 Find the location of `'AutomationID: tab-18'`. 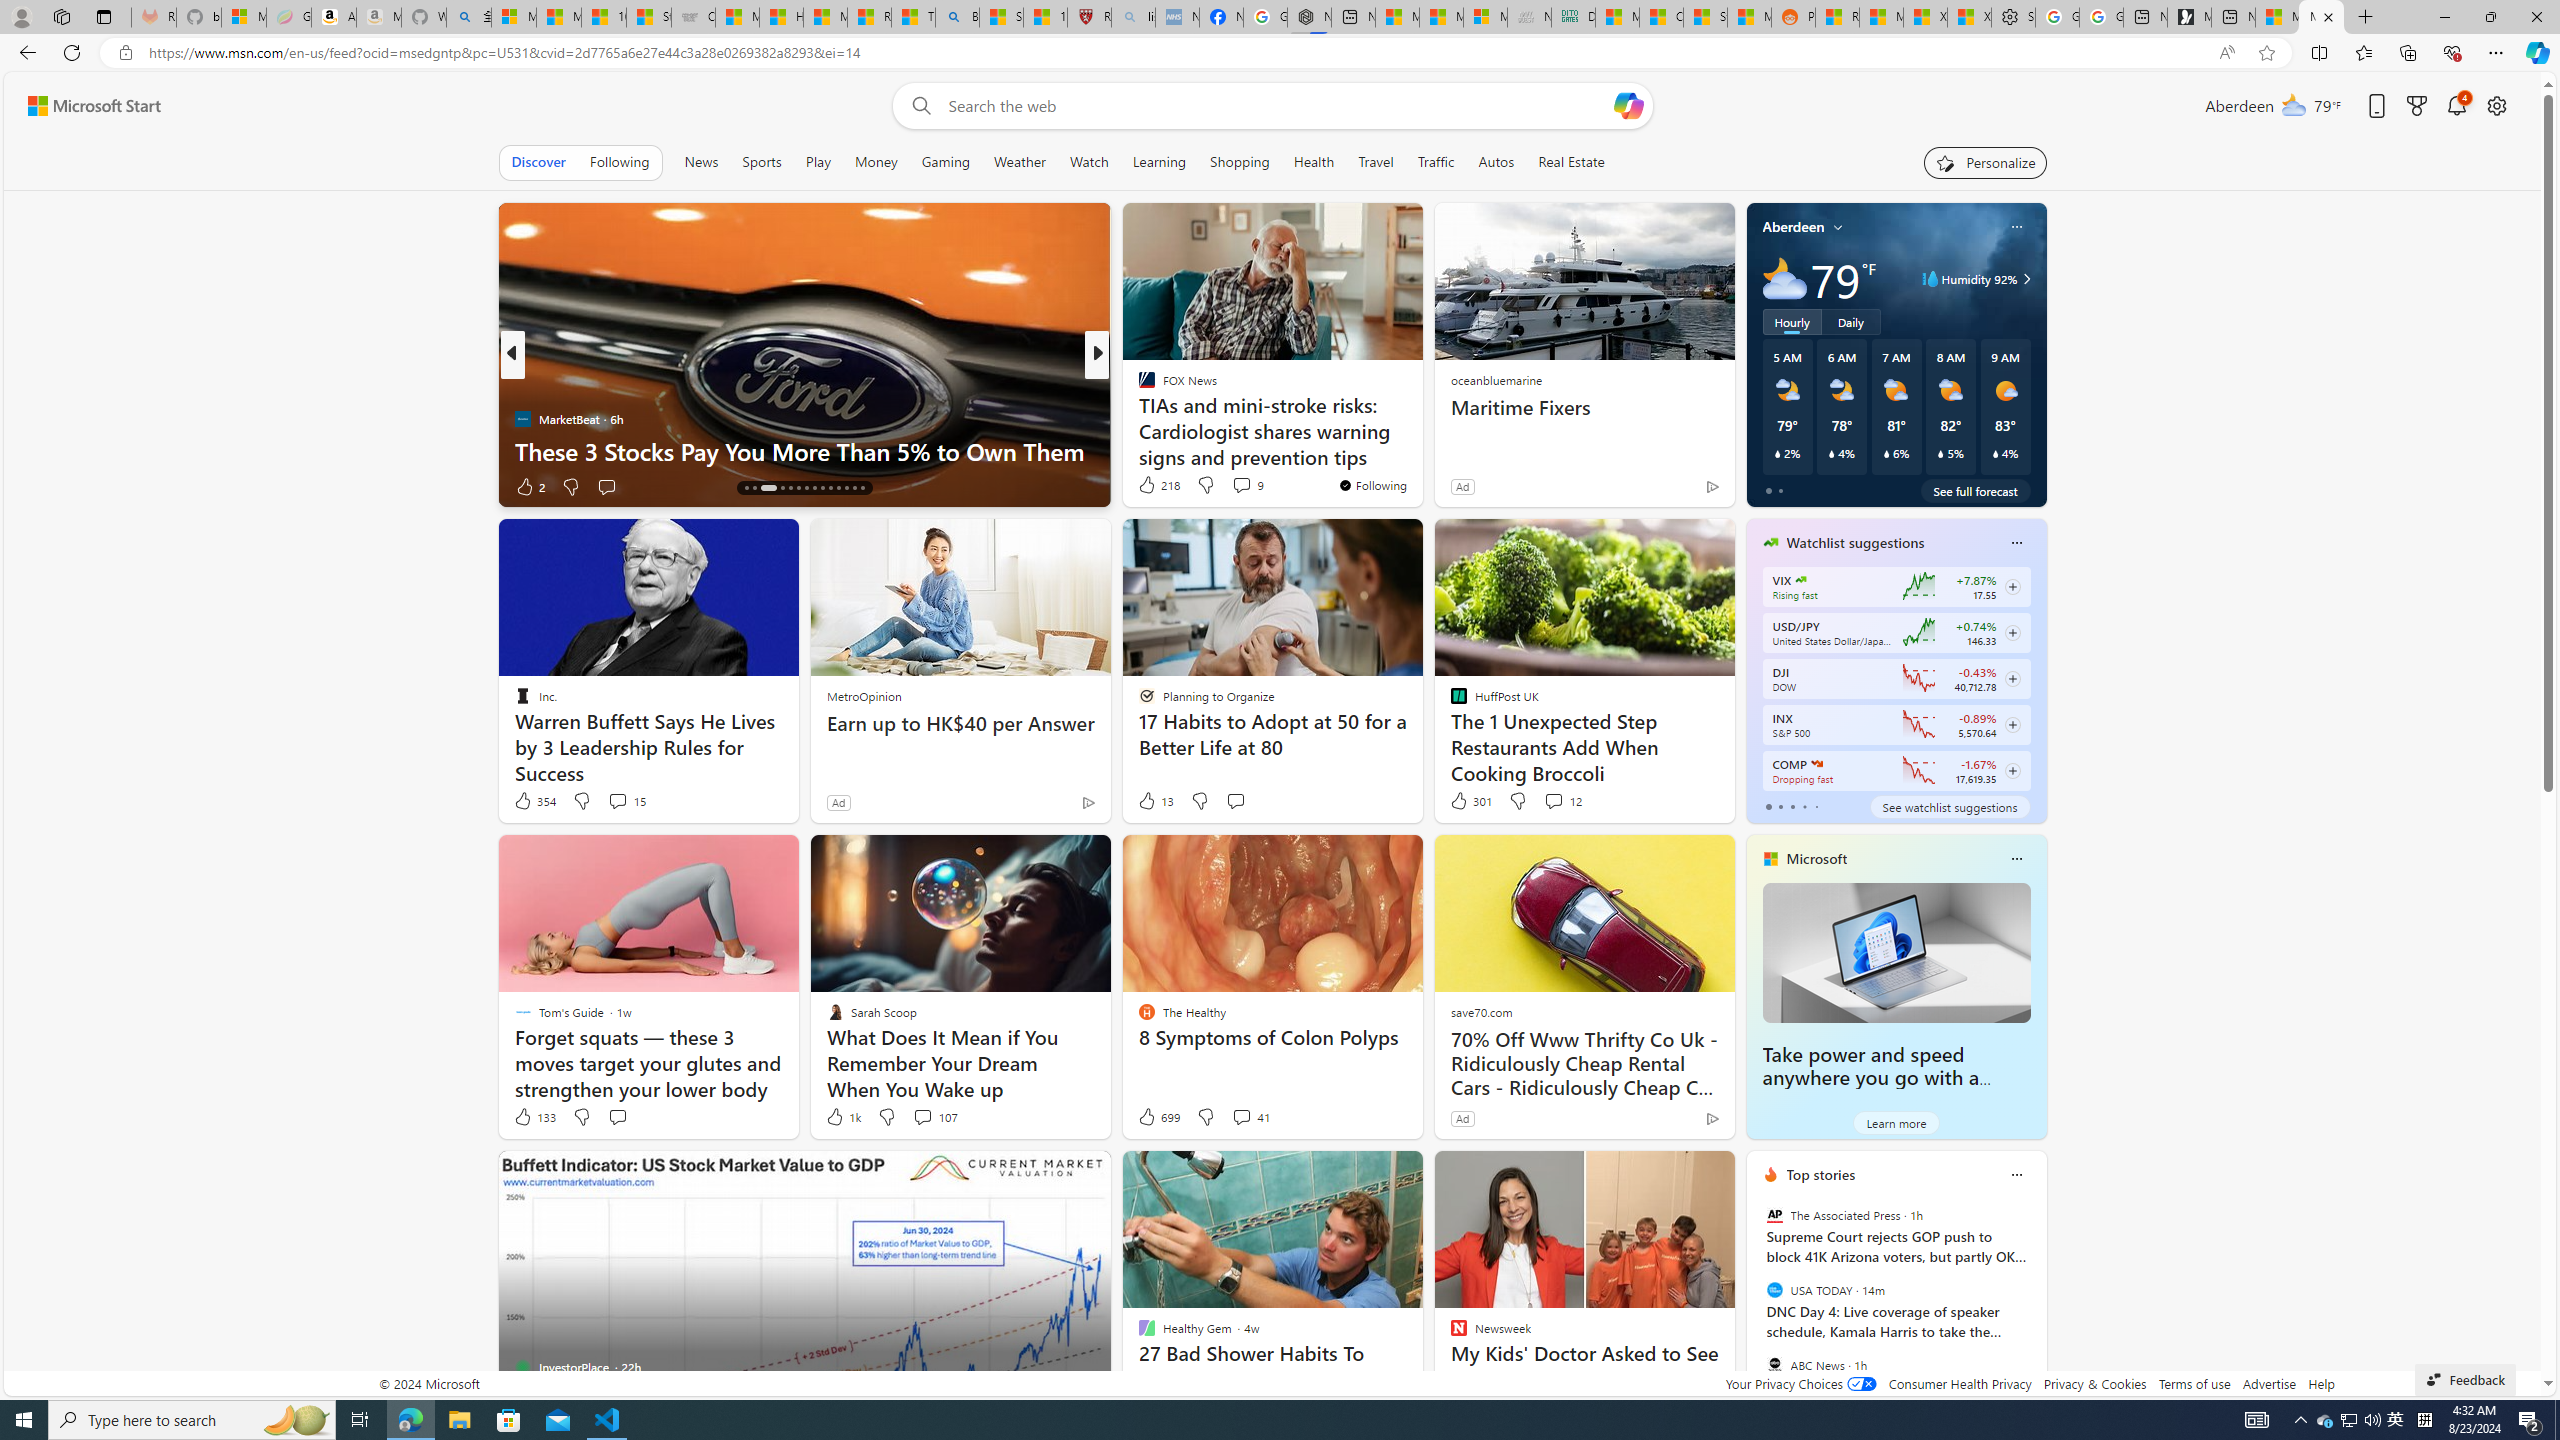

'AutomationID: tab-18' is located at coordinates (782, 487).